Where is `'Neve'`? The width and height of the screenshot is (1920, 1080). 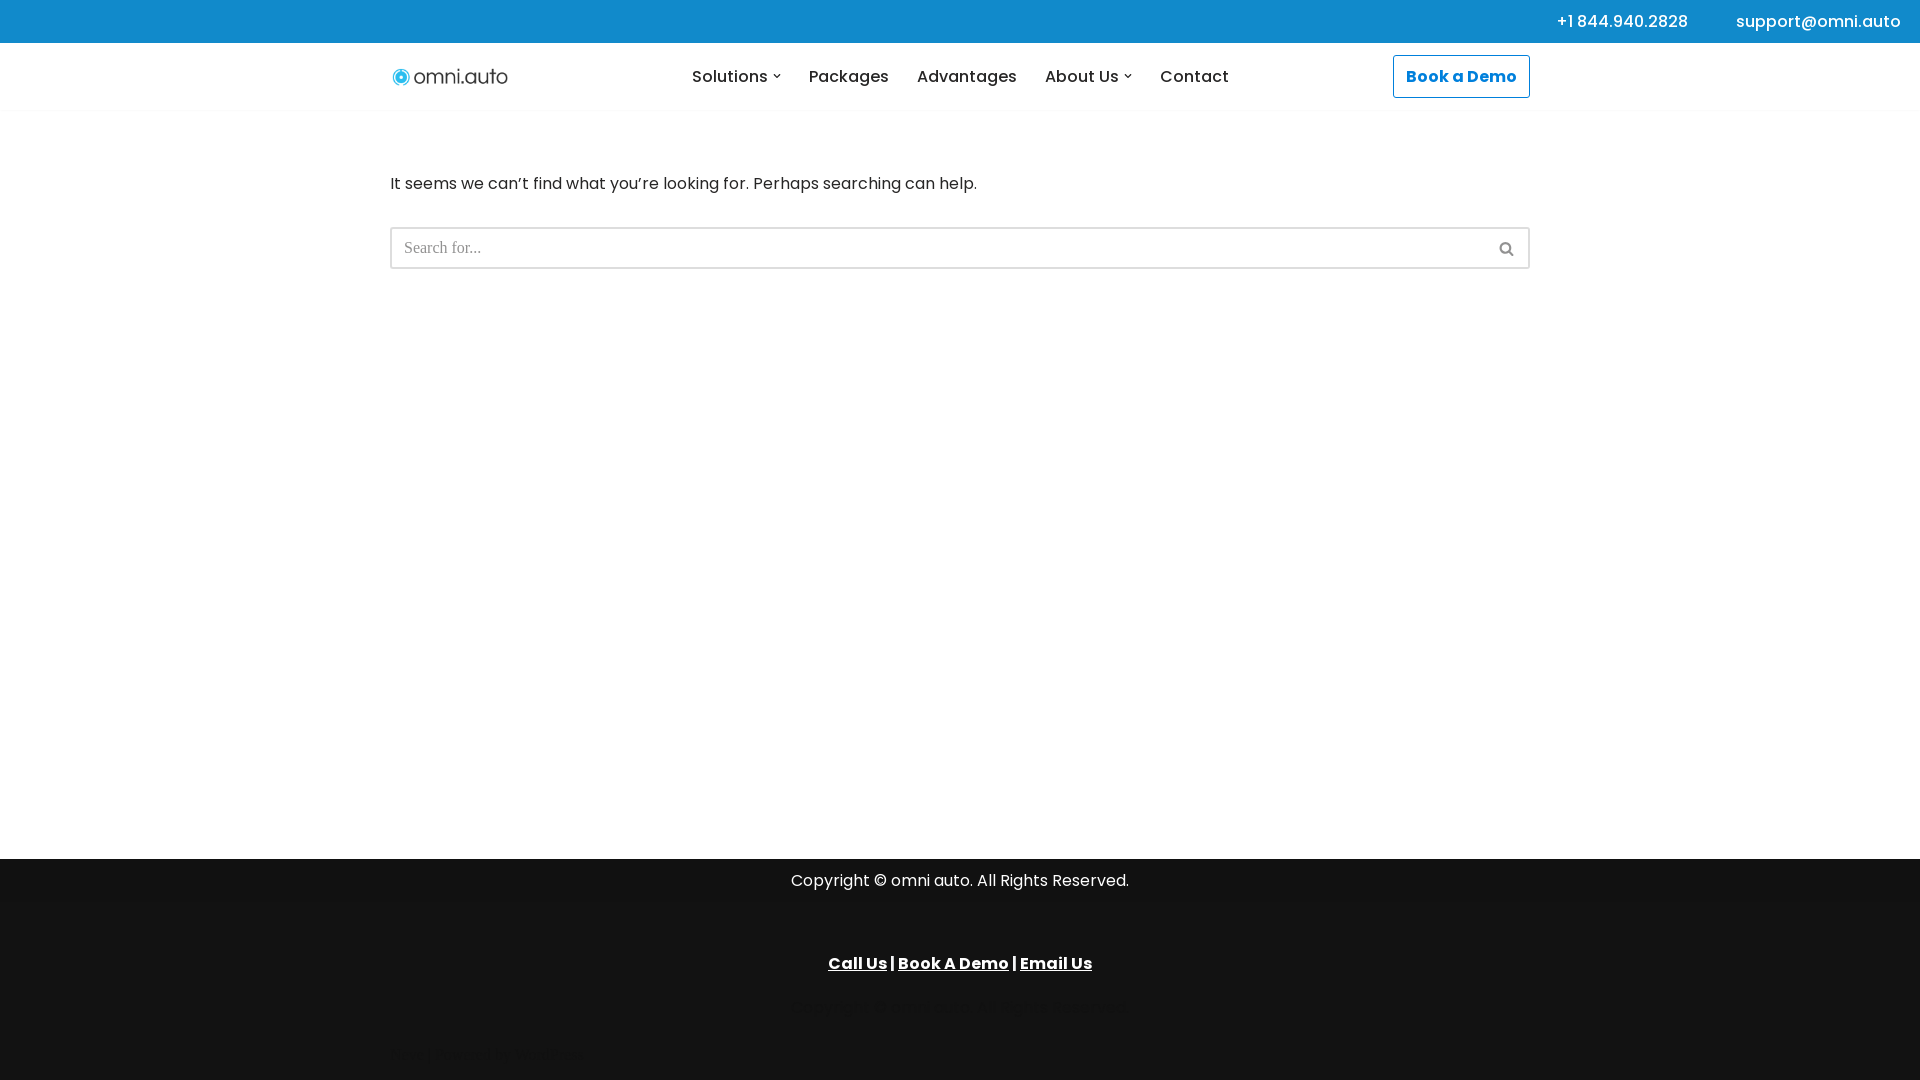
'Neve' is located at coordinates (406, 1053).